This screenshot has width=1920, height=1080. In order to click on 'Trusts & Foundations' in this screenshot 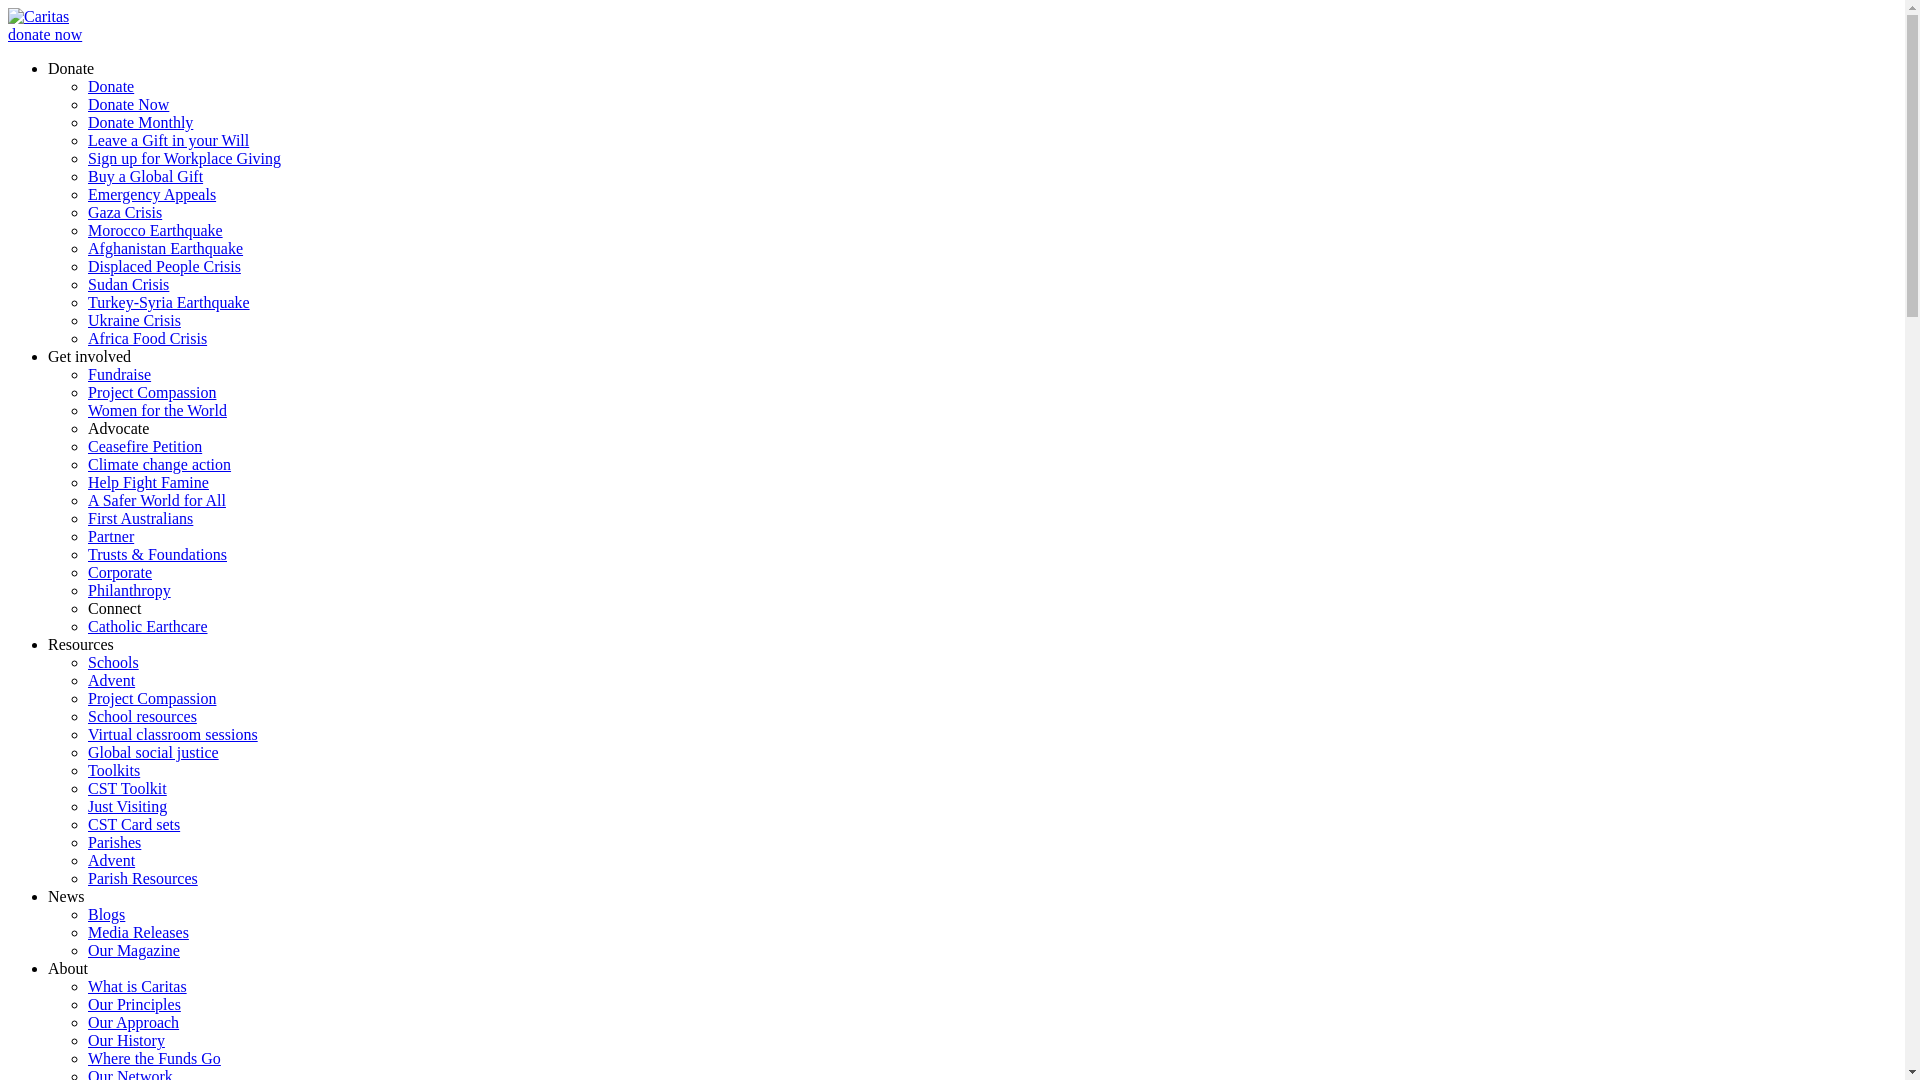, I will do `click(156, 554)`.